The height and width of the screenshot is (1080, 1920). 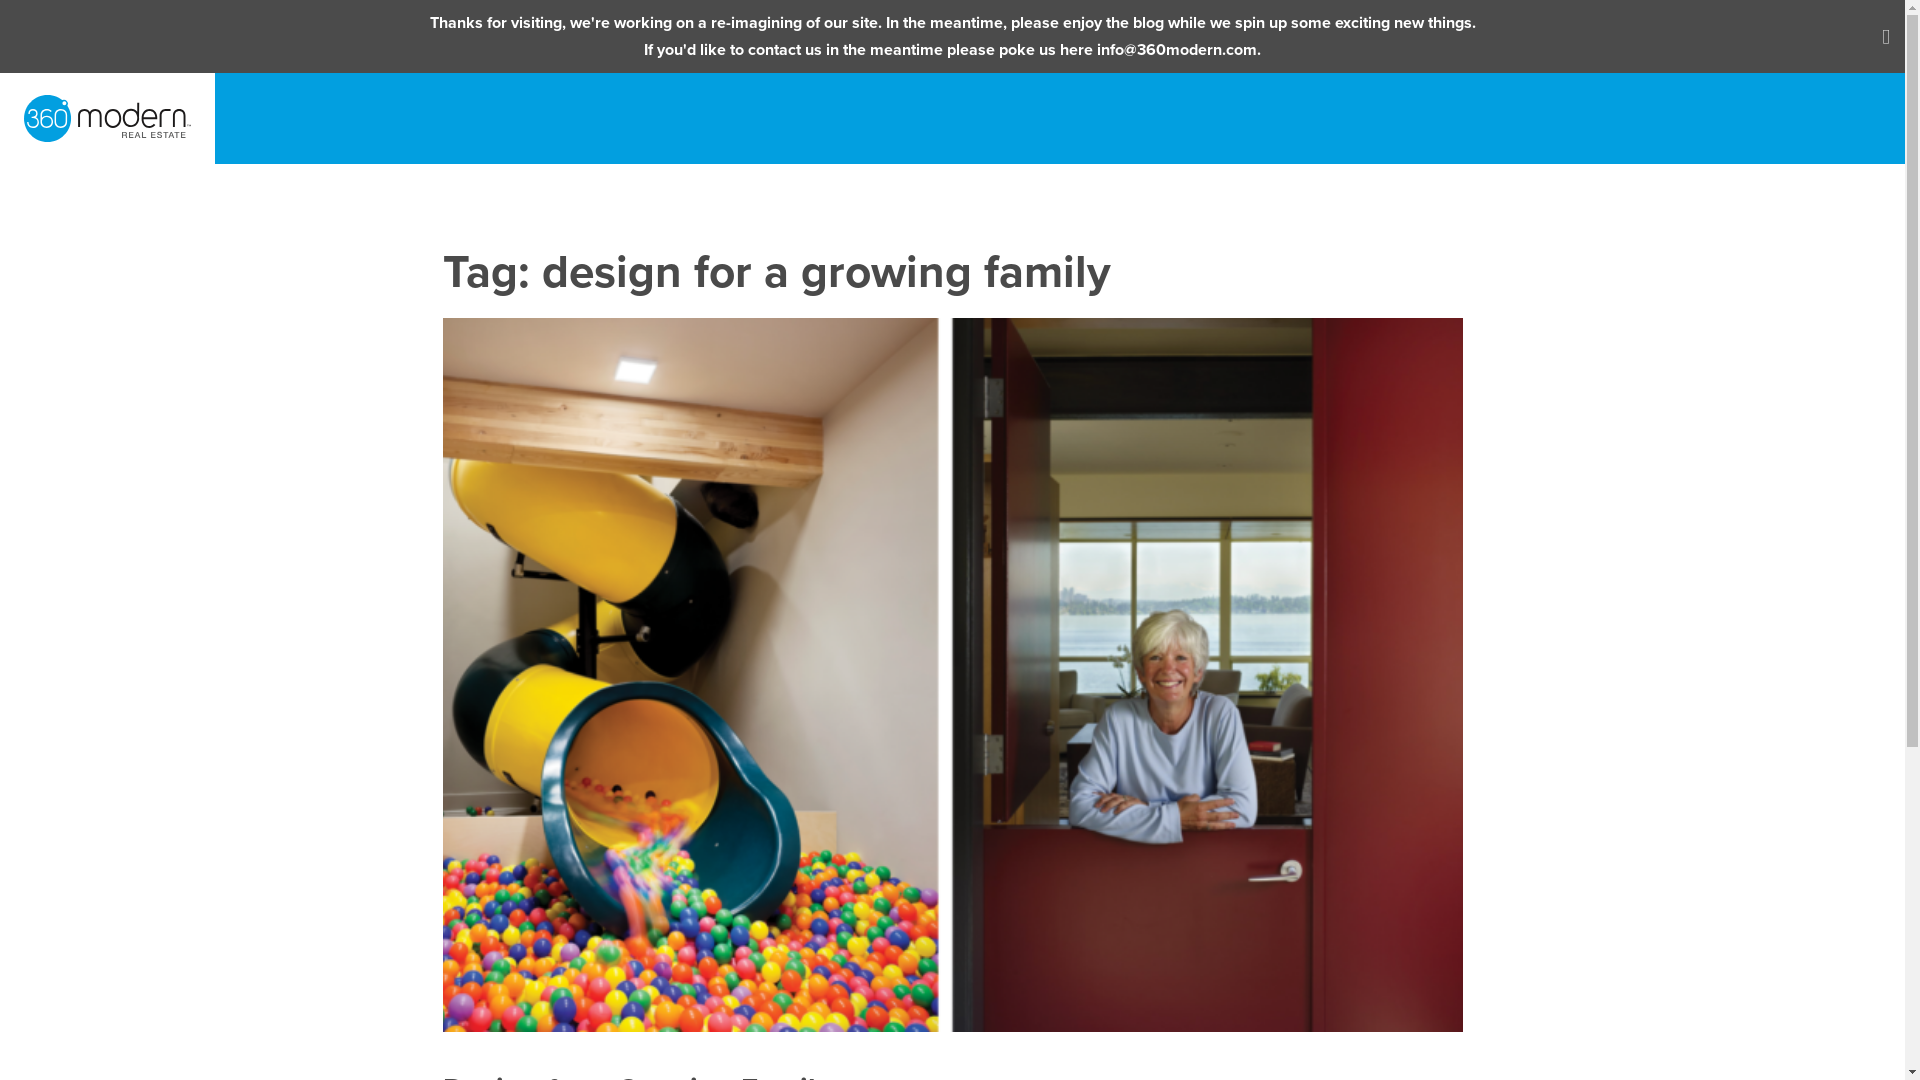 I want to click on 'info@360modern.com', so click(x=1096, y=49).